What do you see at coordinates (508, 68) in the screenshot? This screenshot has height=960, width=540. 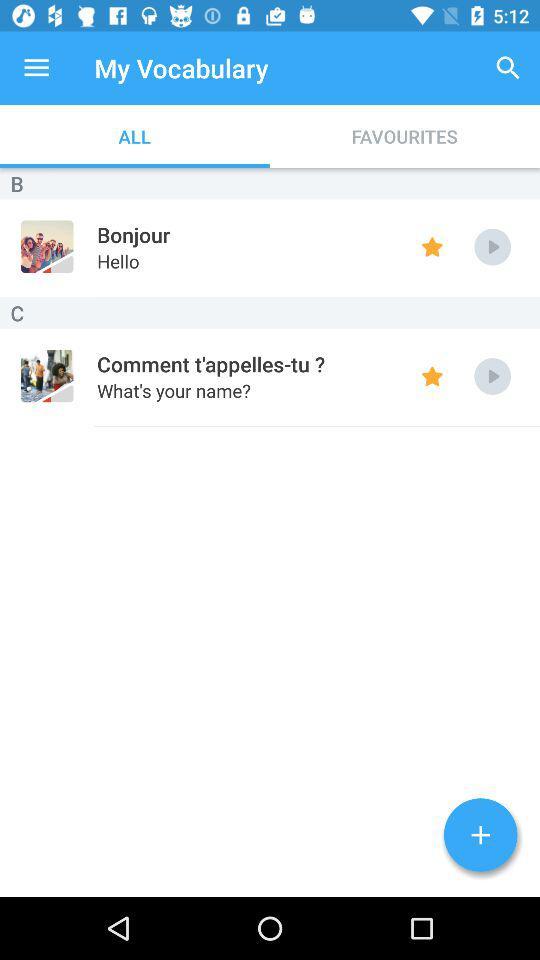 I see `the app to the right of my vocabulary item` at bounding box center [508, 68].